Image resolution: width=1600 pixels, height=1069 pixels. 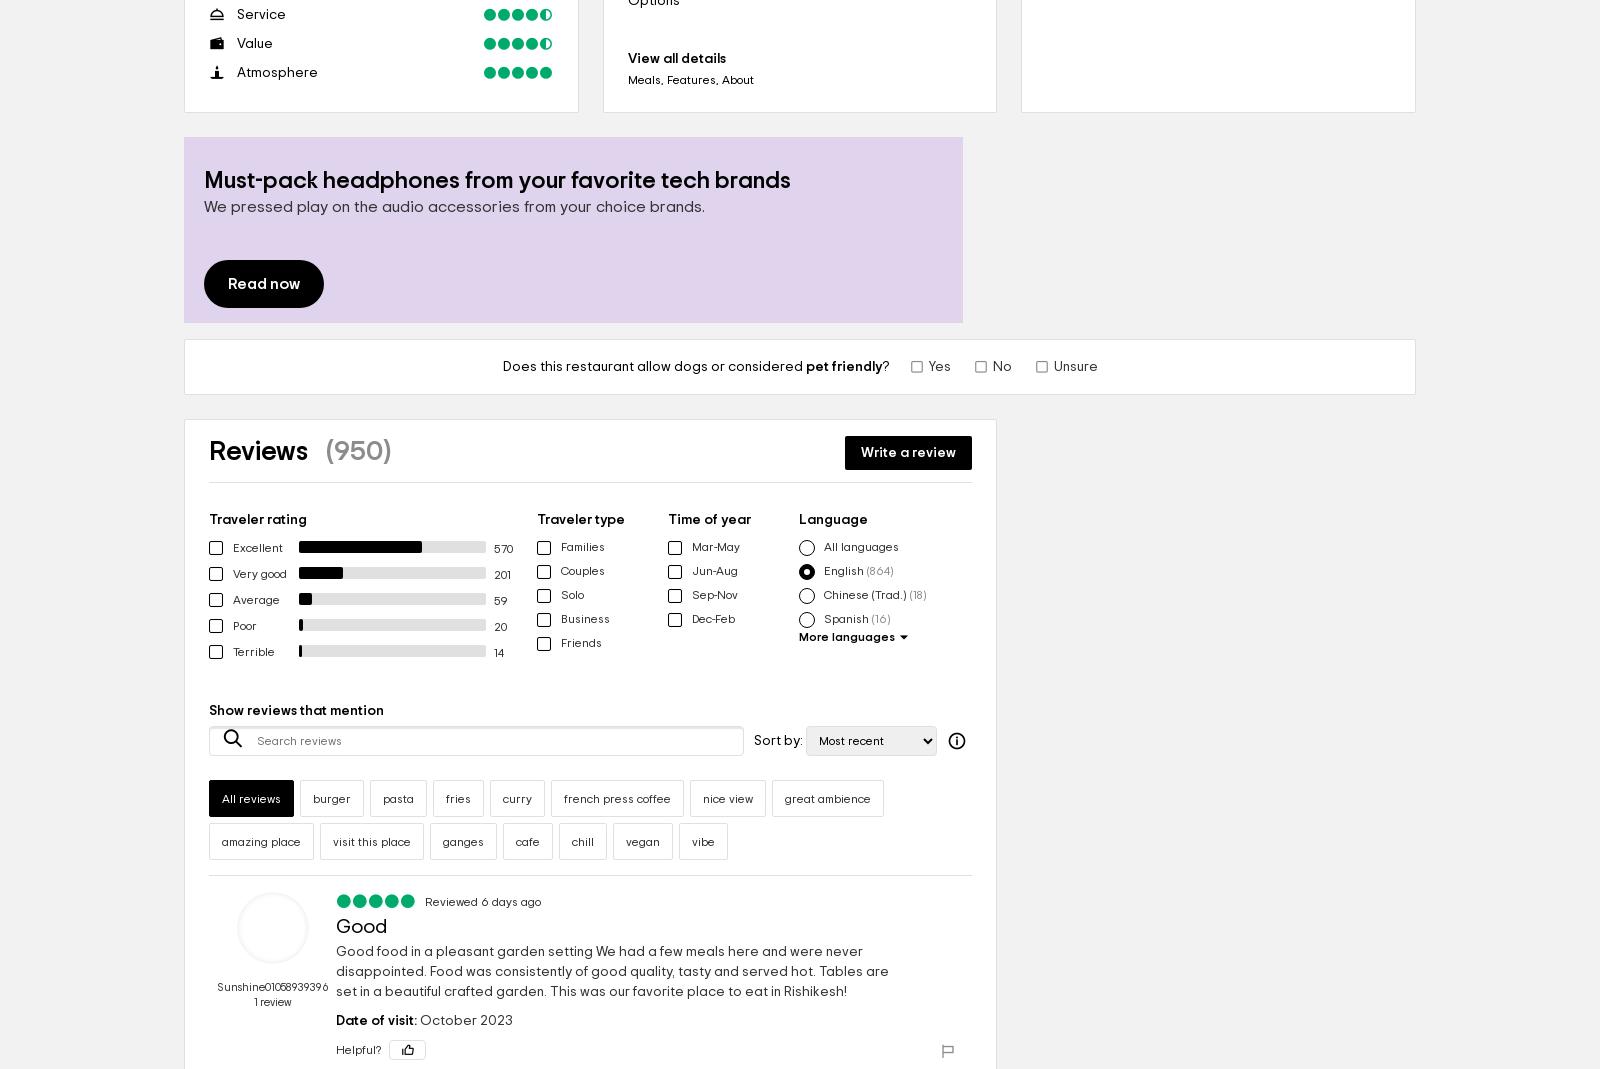 What do you see at coordinates (261, 13) in the screenshot?
I see `'Service'` at bounding box center [261, 13].